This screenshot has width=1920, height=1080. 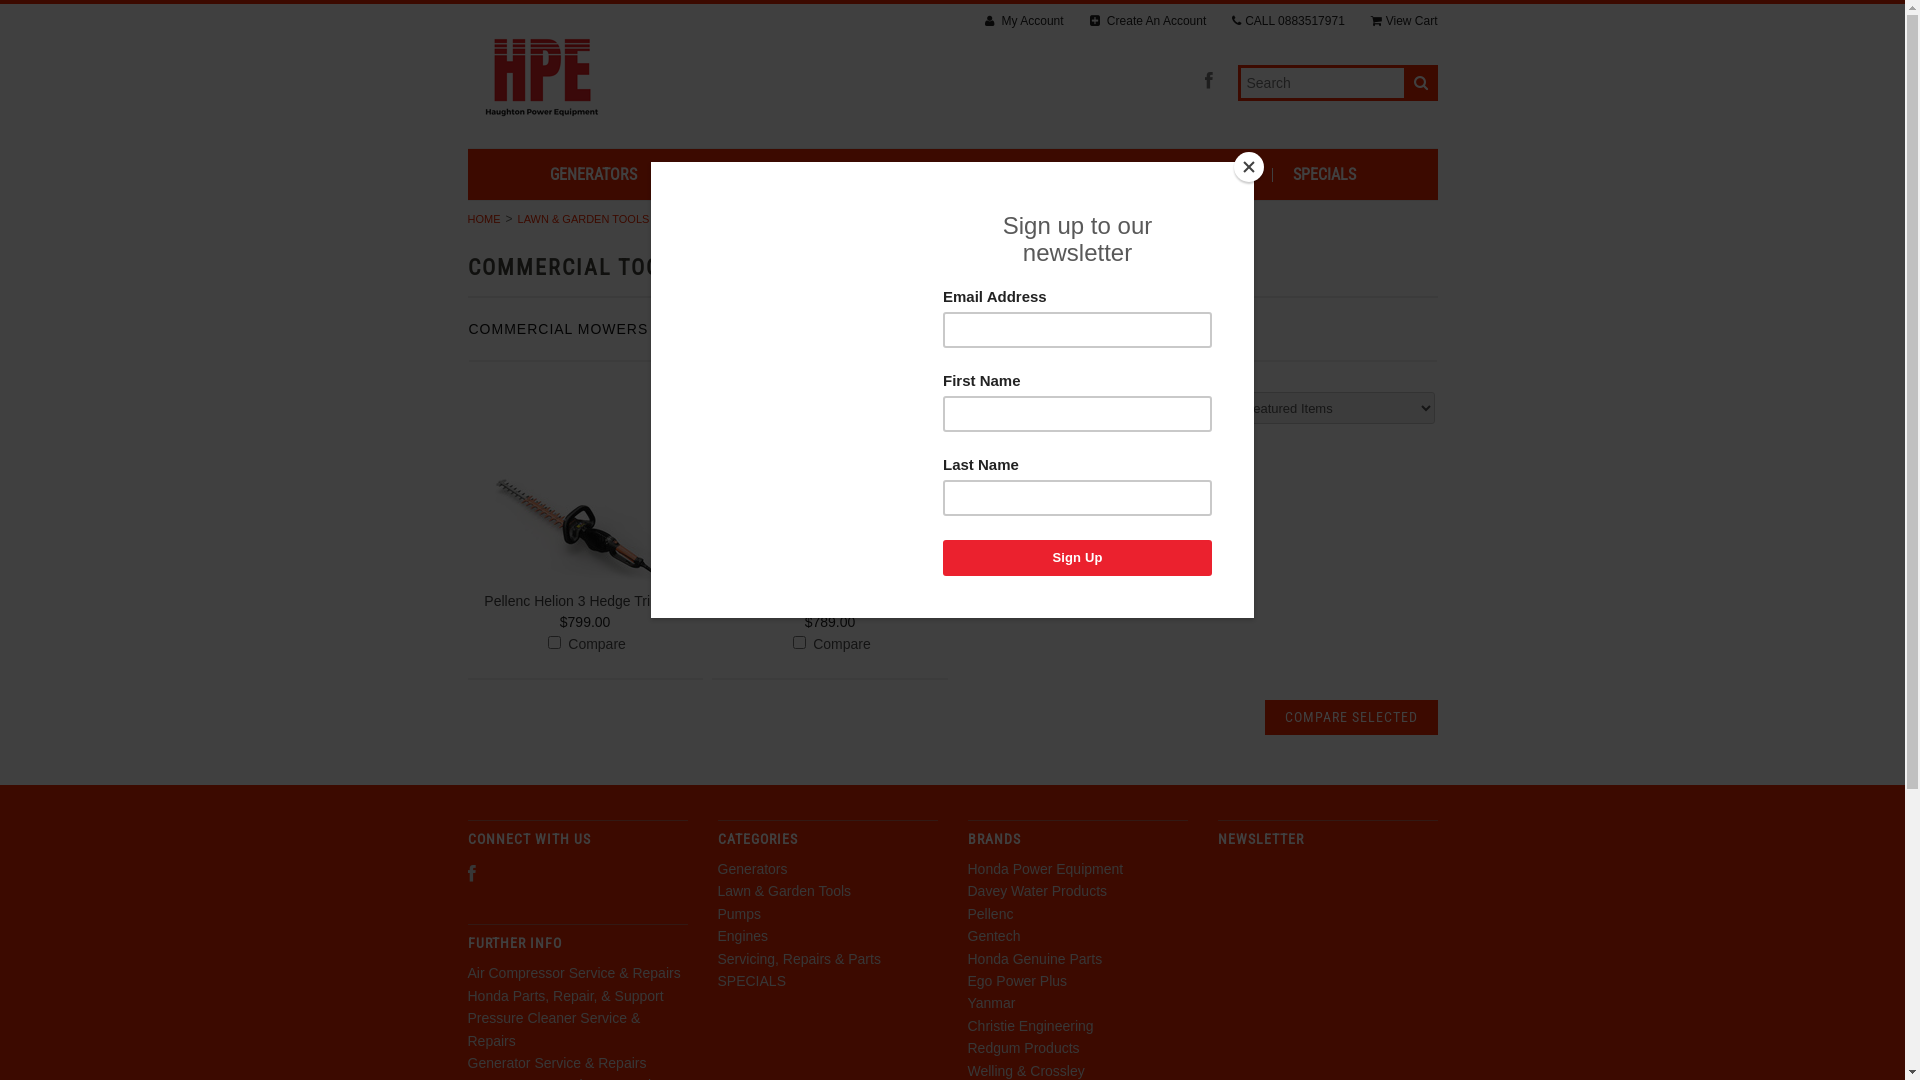 What do you see at coordinates (1157, 173) in the screenshot?
I see `'SERVICING, REPAIRS & PARTS'` at bounding box center [1157, 173].